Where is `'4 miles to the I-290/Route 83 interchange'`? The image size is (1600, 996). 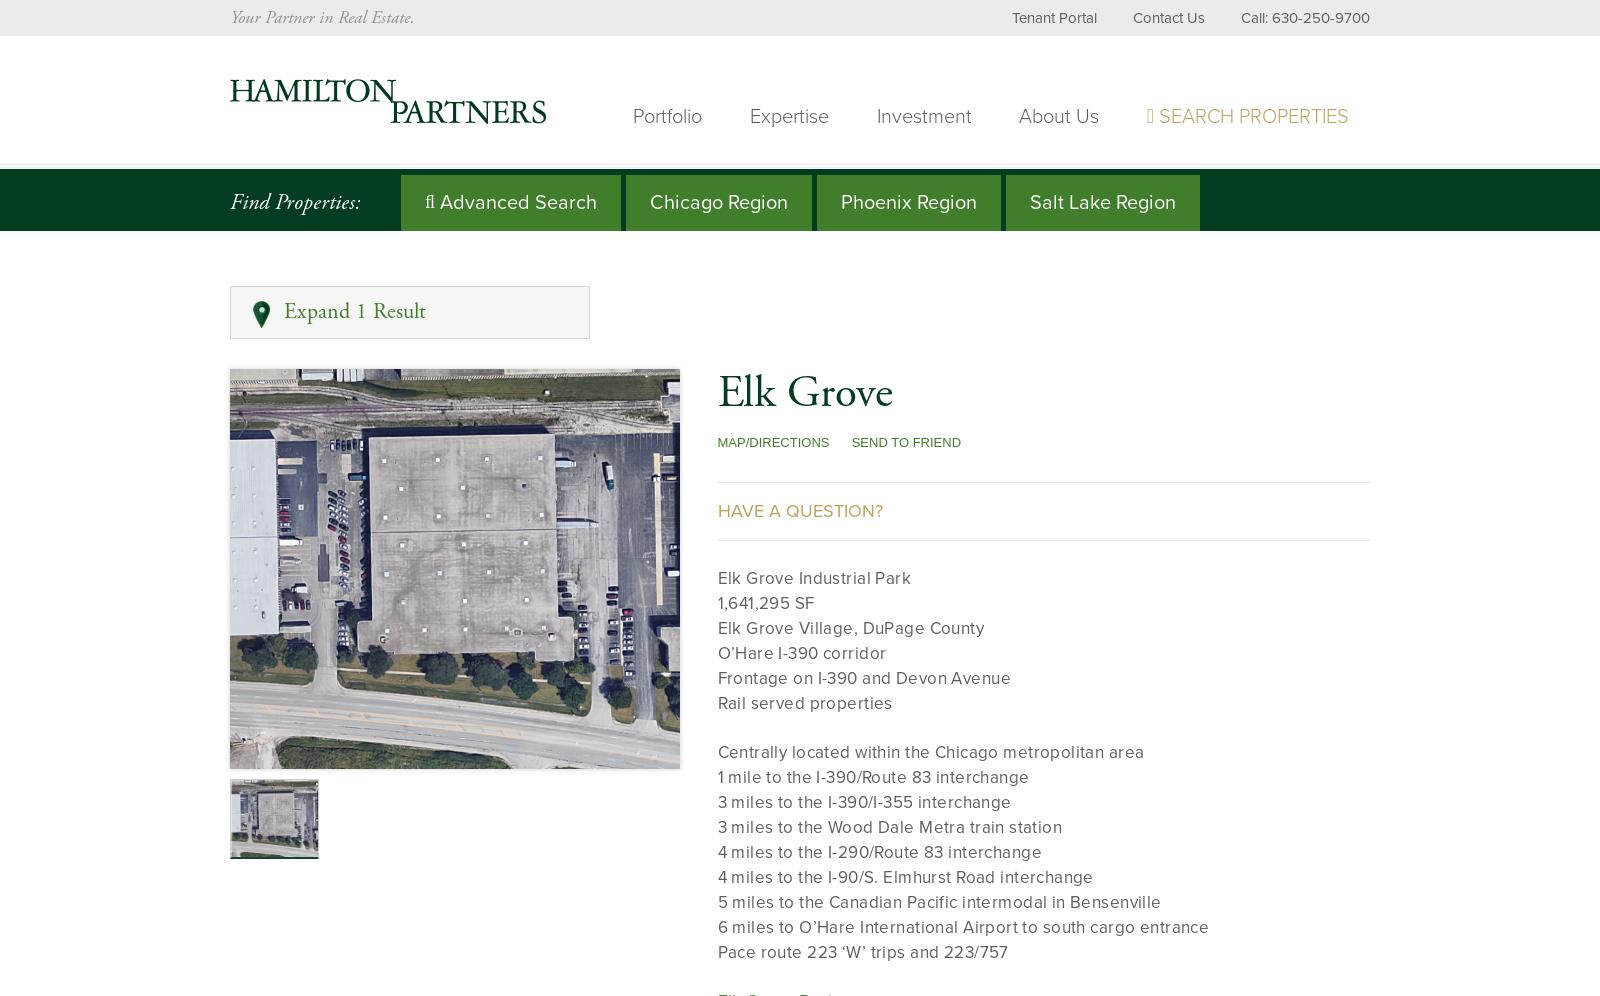
'4 miles to the I-290/Route 83 interchange' is located at coordinates (878, 851).